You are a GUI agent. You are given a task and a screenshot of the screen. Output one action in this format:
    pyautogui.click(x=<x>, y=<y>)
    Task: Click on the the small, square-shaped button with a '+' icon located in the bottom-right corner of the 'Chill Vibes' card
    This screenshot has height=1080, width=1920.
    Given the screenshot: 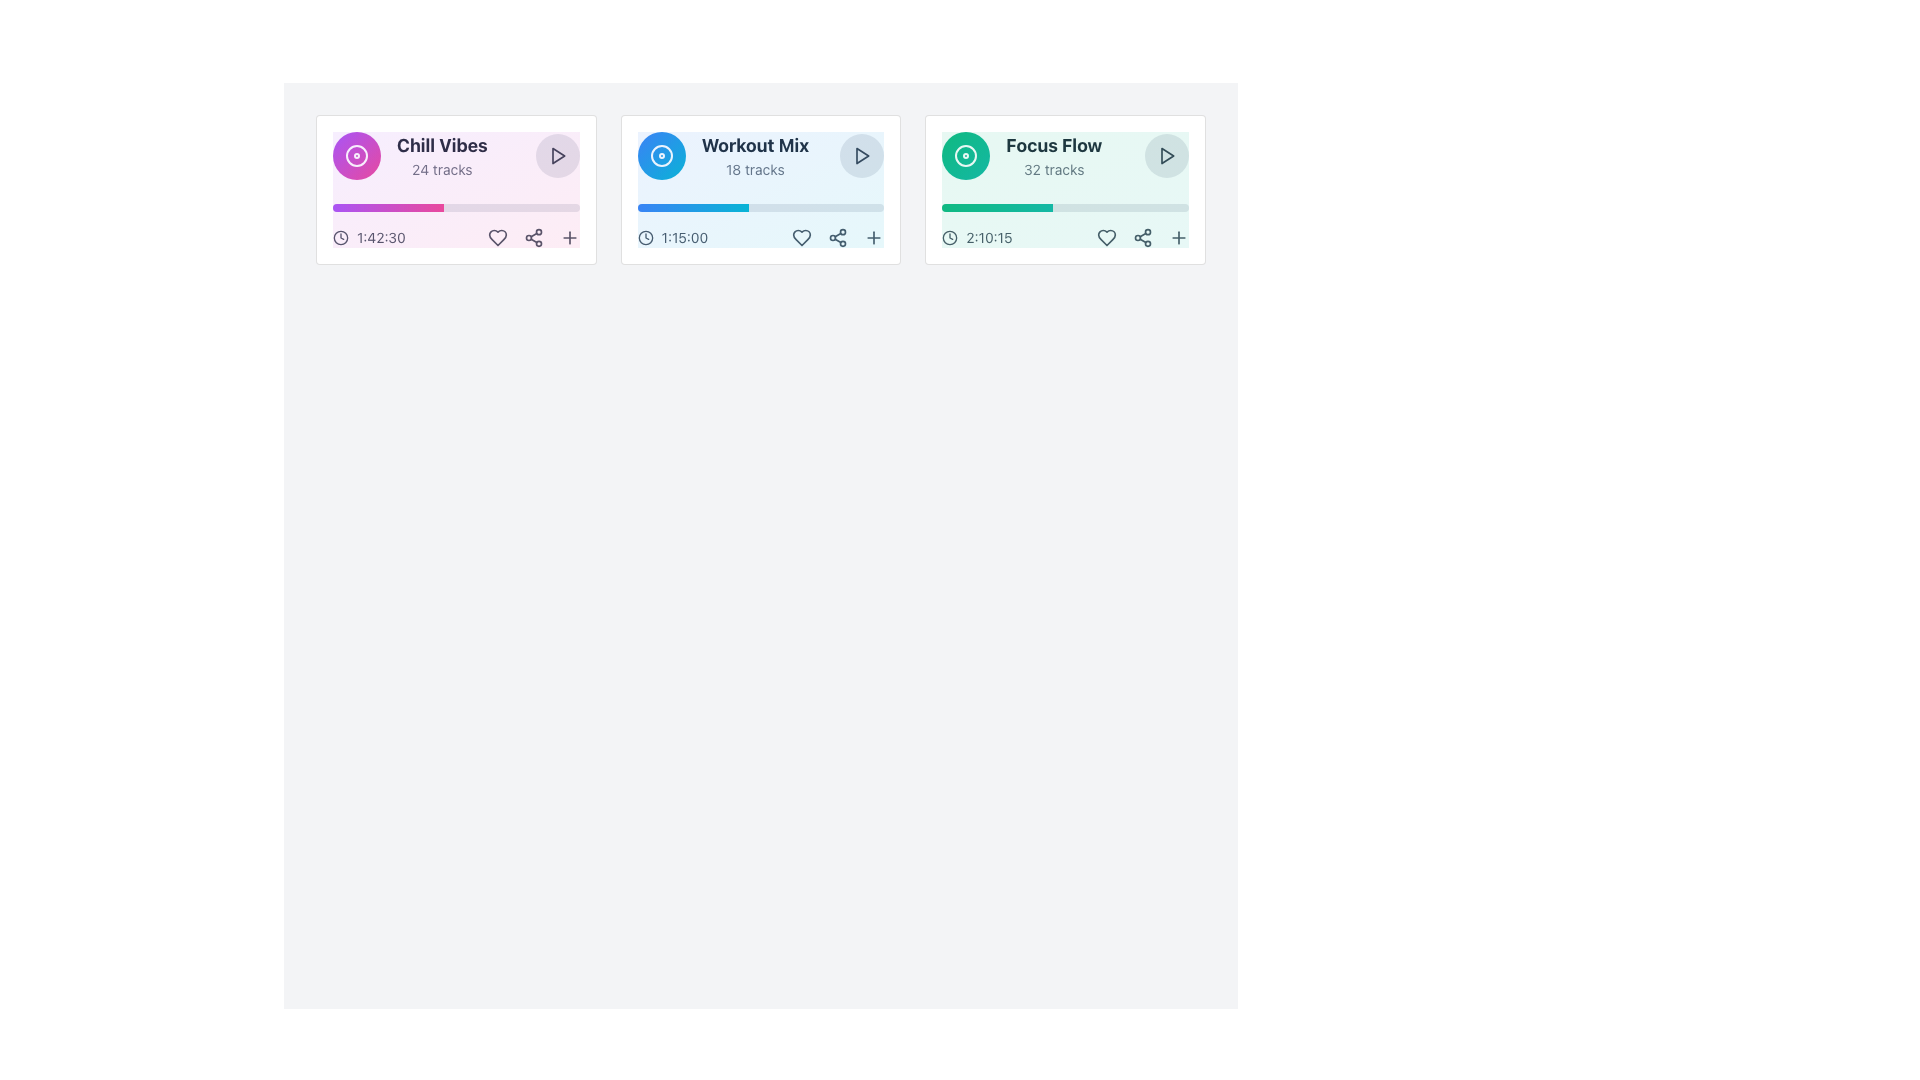 What is the action you would take?
    pyautogui.click(x=568, y=237)
    